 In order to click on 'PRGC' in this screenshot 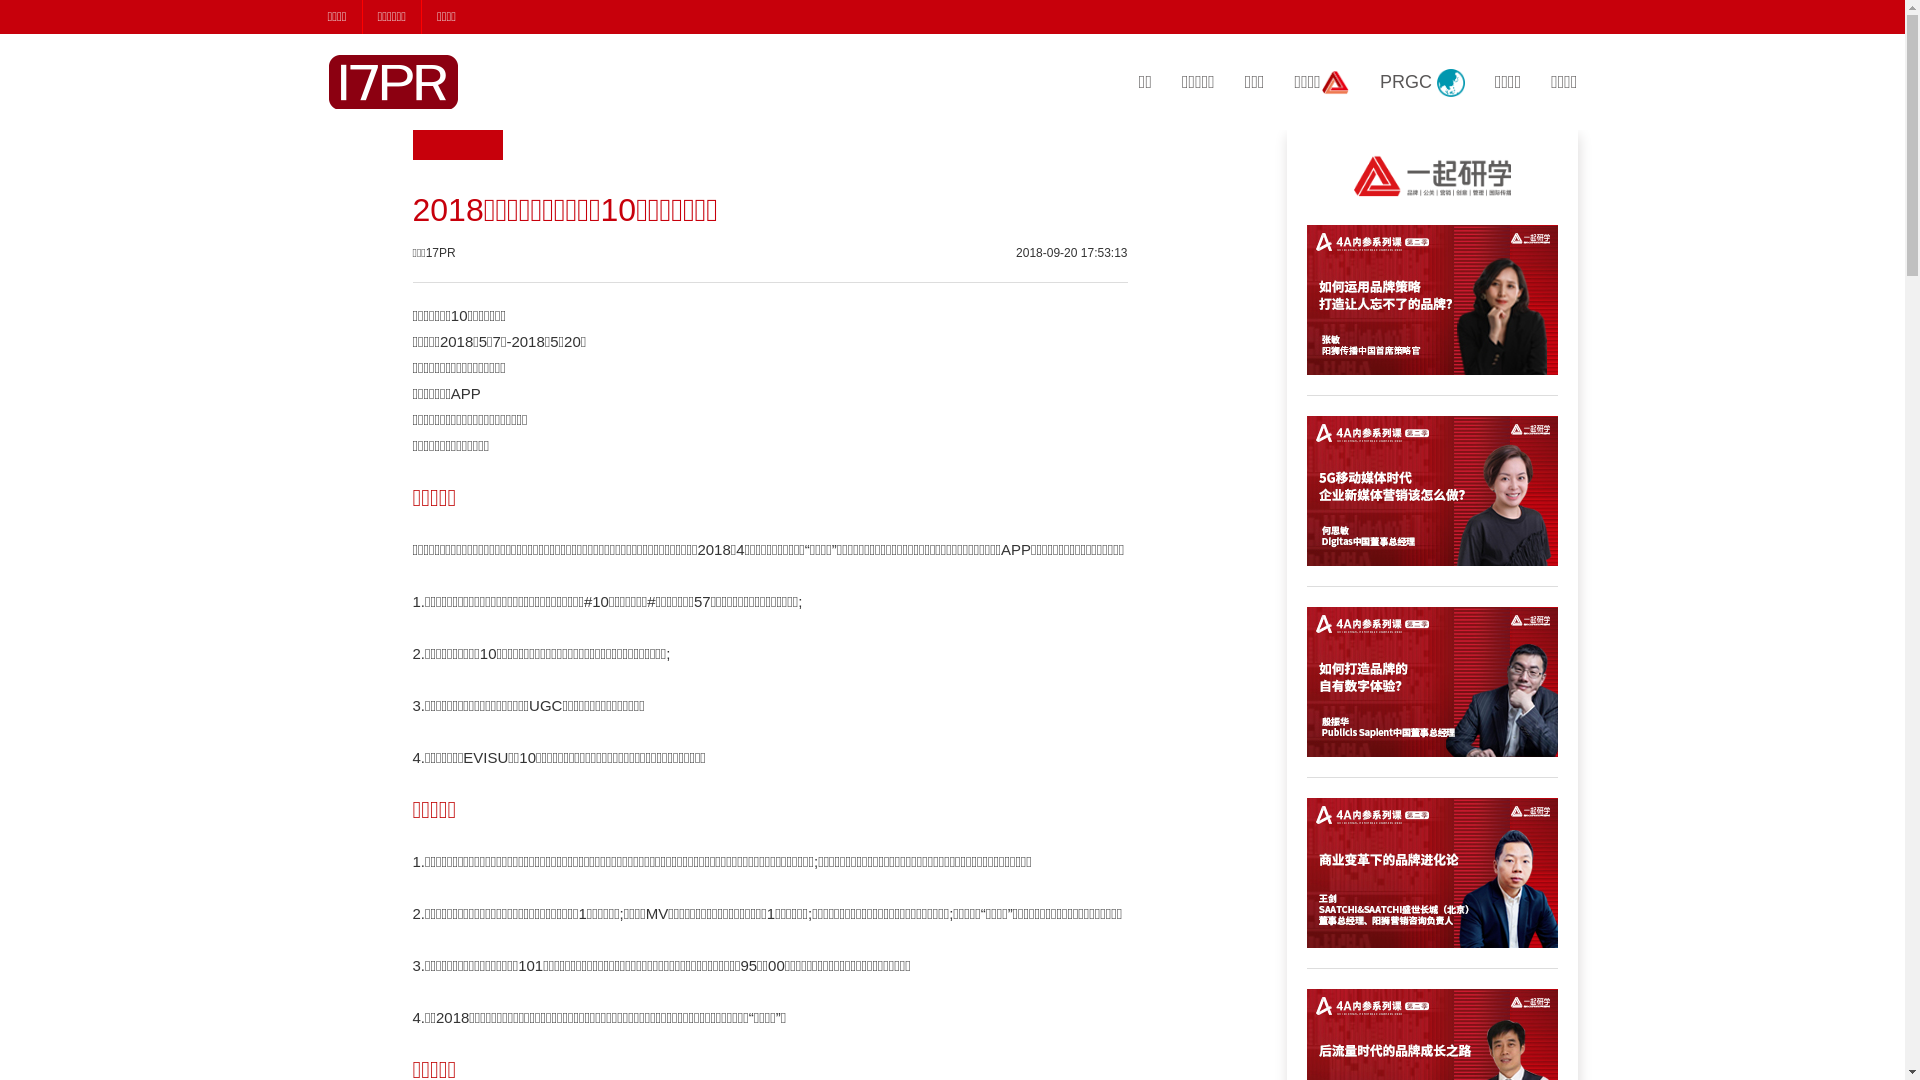, I will do `click(1421, 83)`.